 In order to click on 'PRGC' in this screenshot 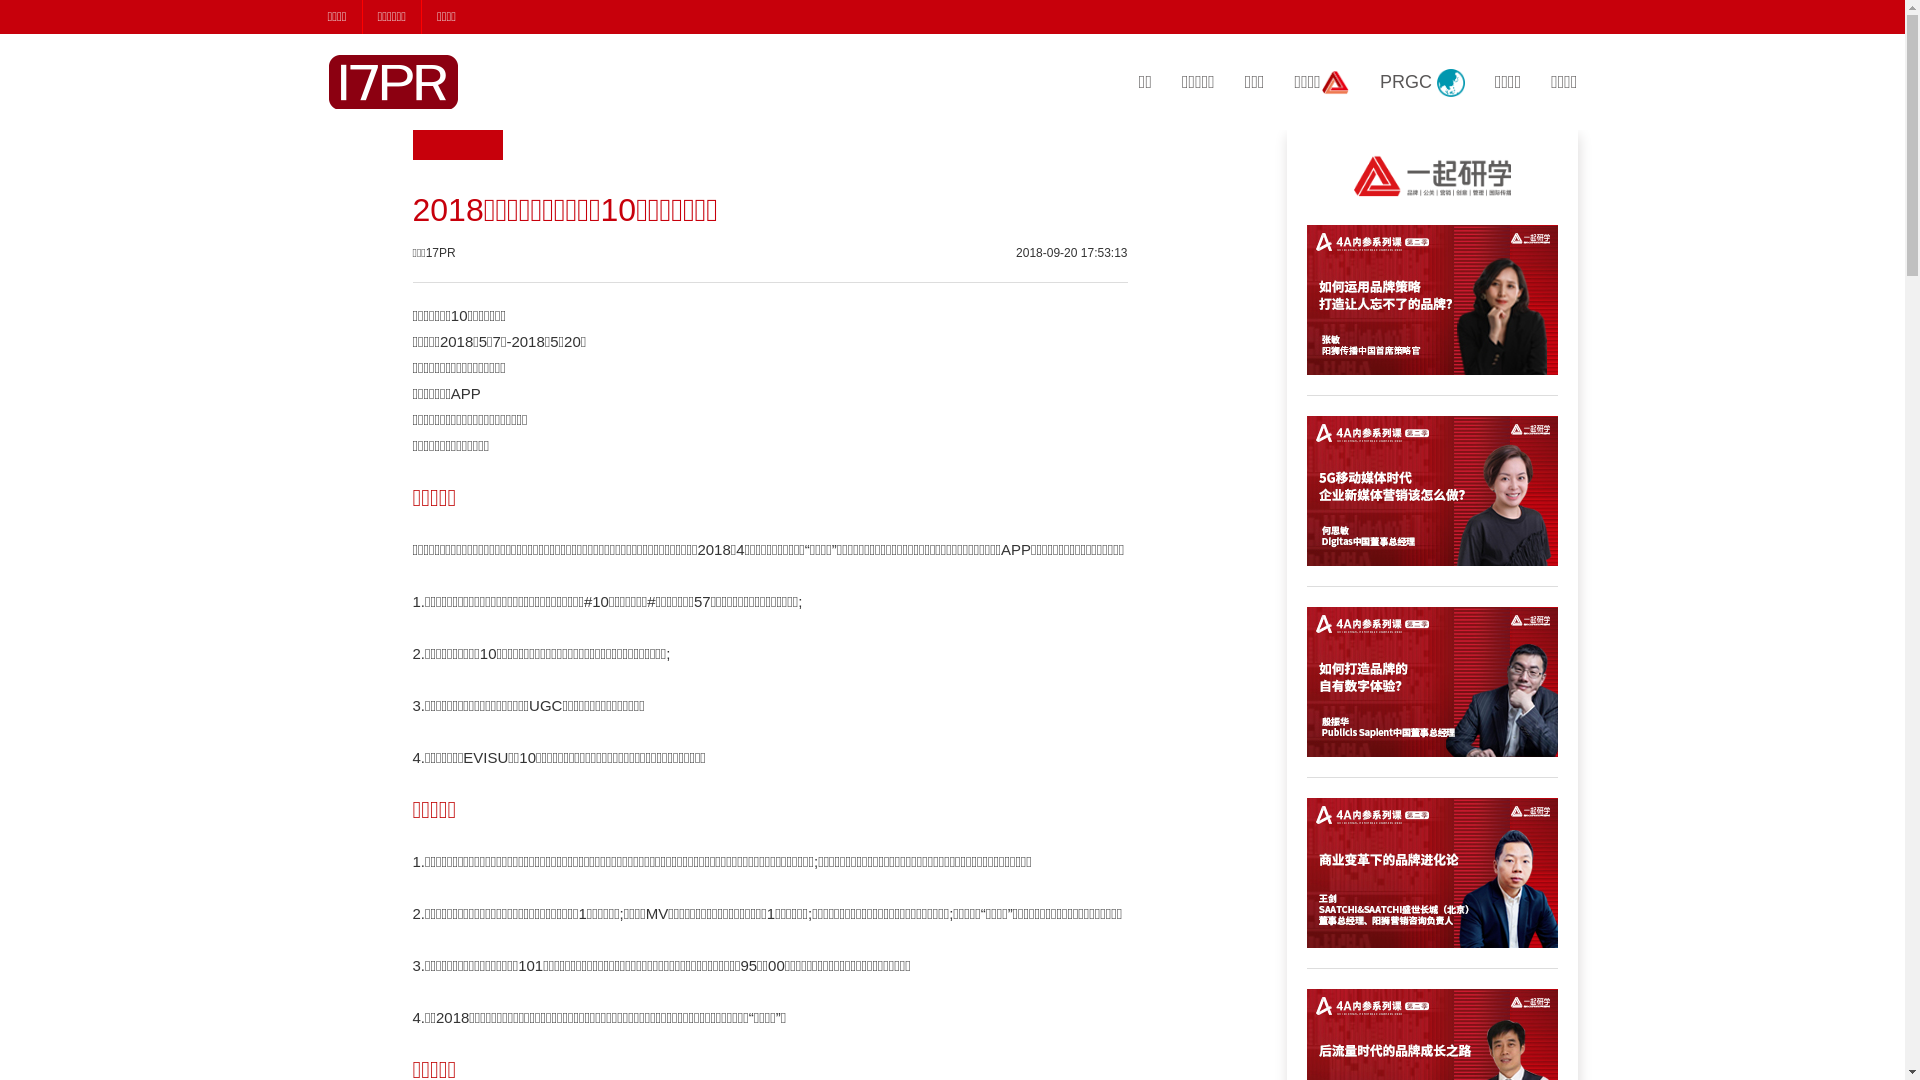, I will do `click(1421, 83)`.